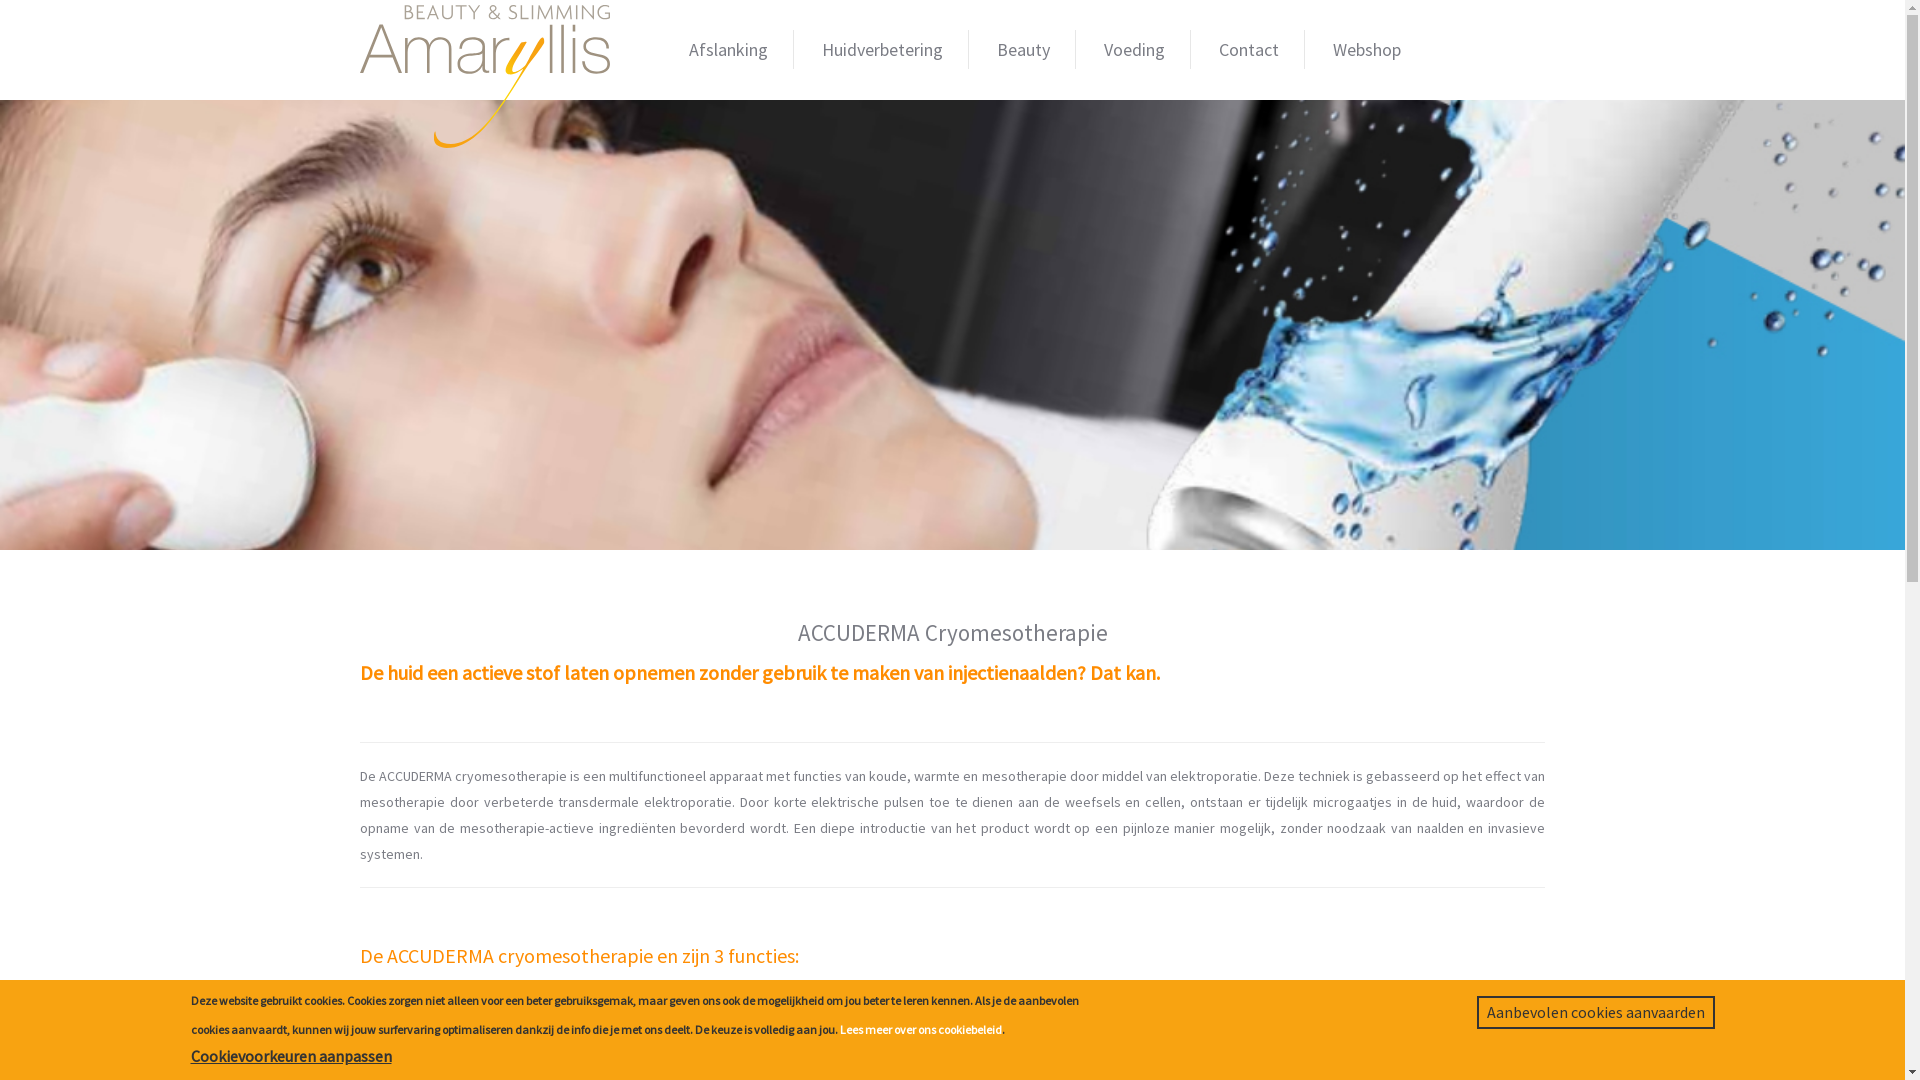 The width and height of the screenshot is (1920, 1080). What do you see at coordinates (190, 1055) in the screenshot?
I see `'Cookievoorkeuren aanpassen'` at bounding box center [190, 1055].